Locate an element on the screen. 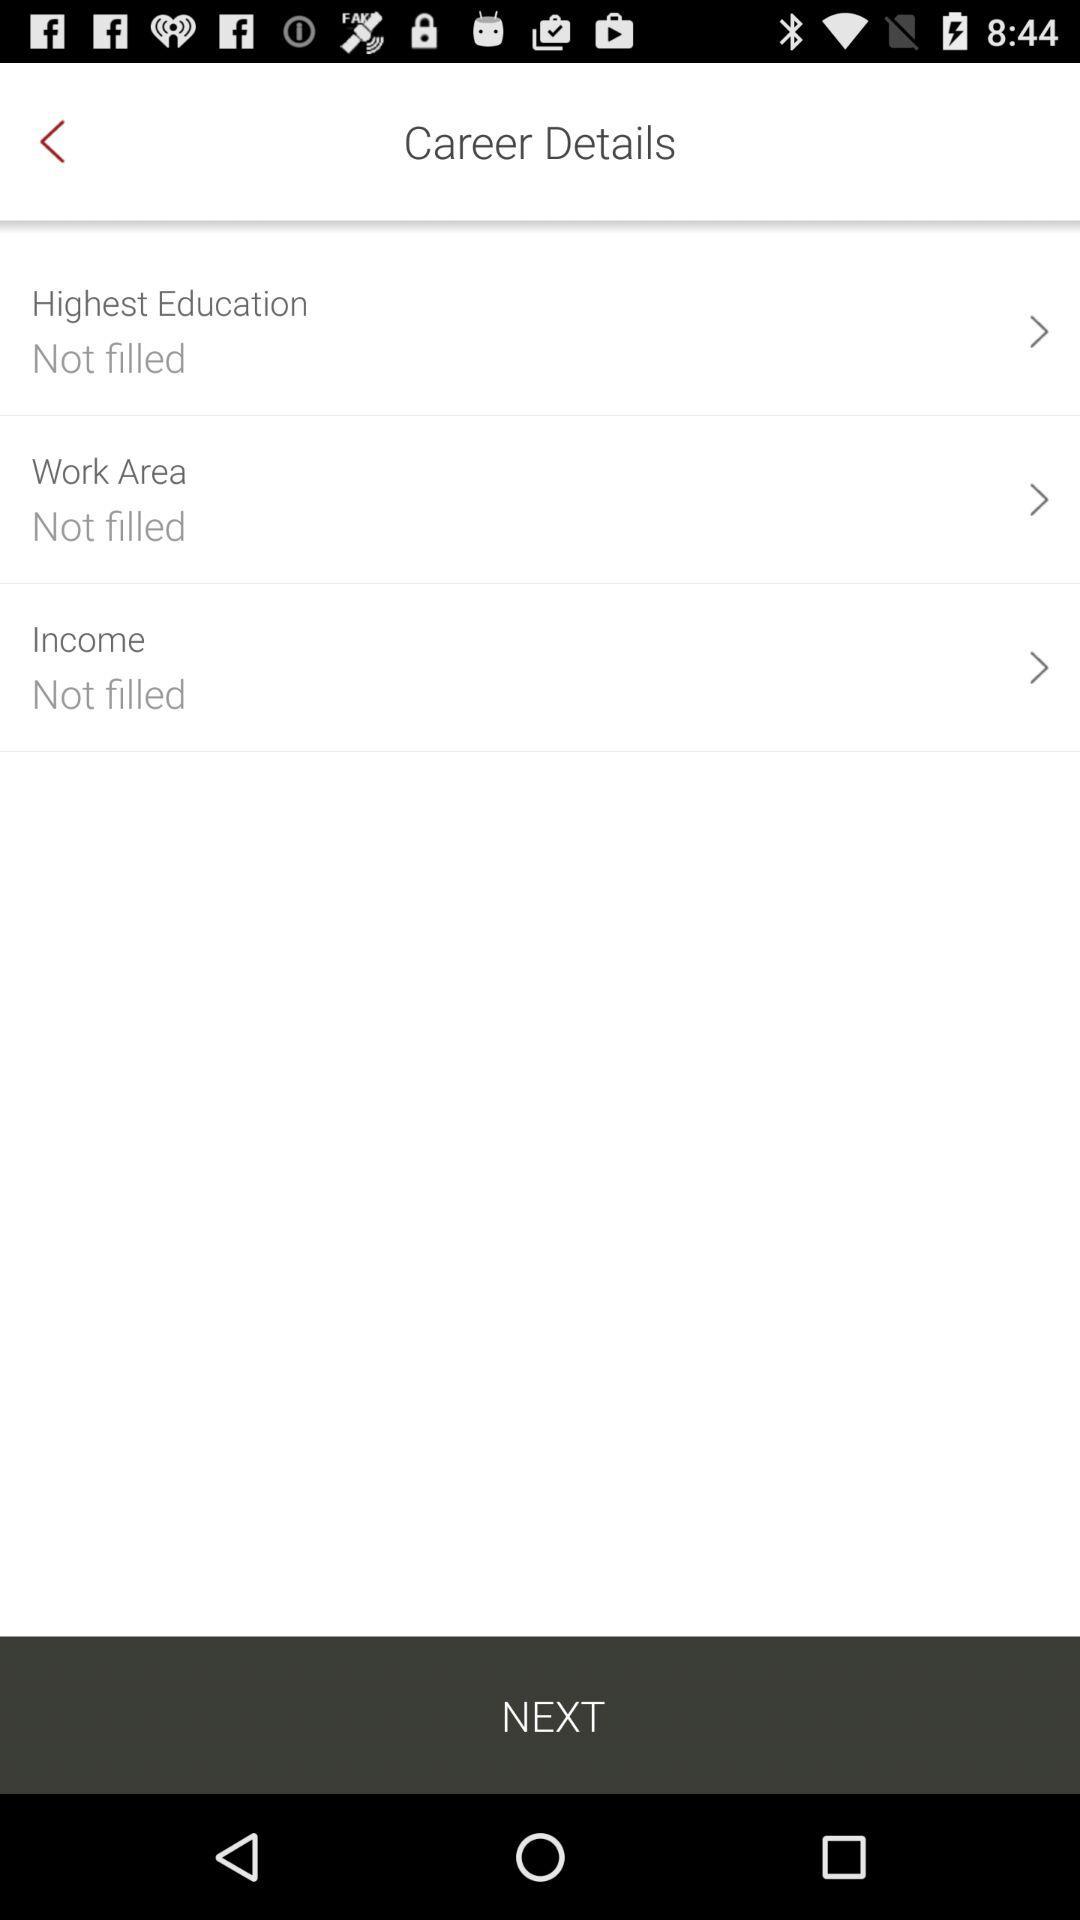 The image size is (1080, 1920). icon to the left of career details item is located at coordinates (72, 140).